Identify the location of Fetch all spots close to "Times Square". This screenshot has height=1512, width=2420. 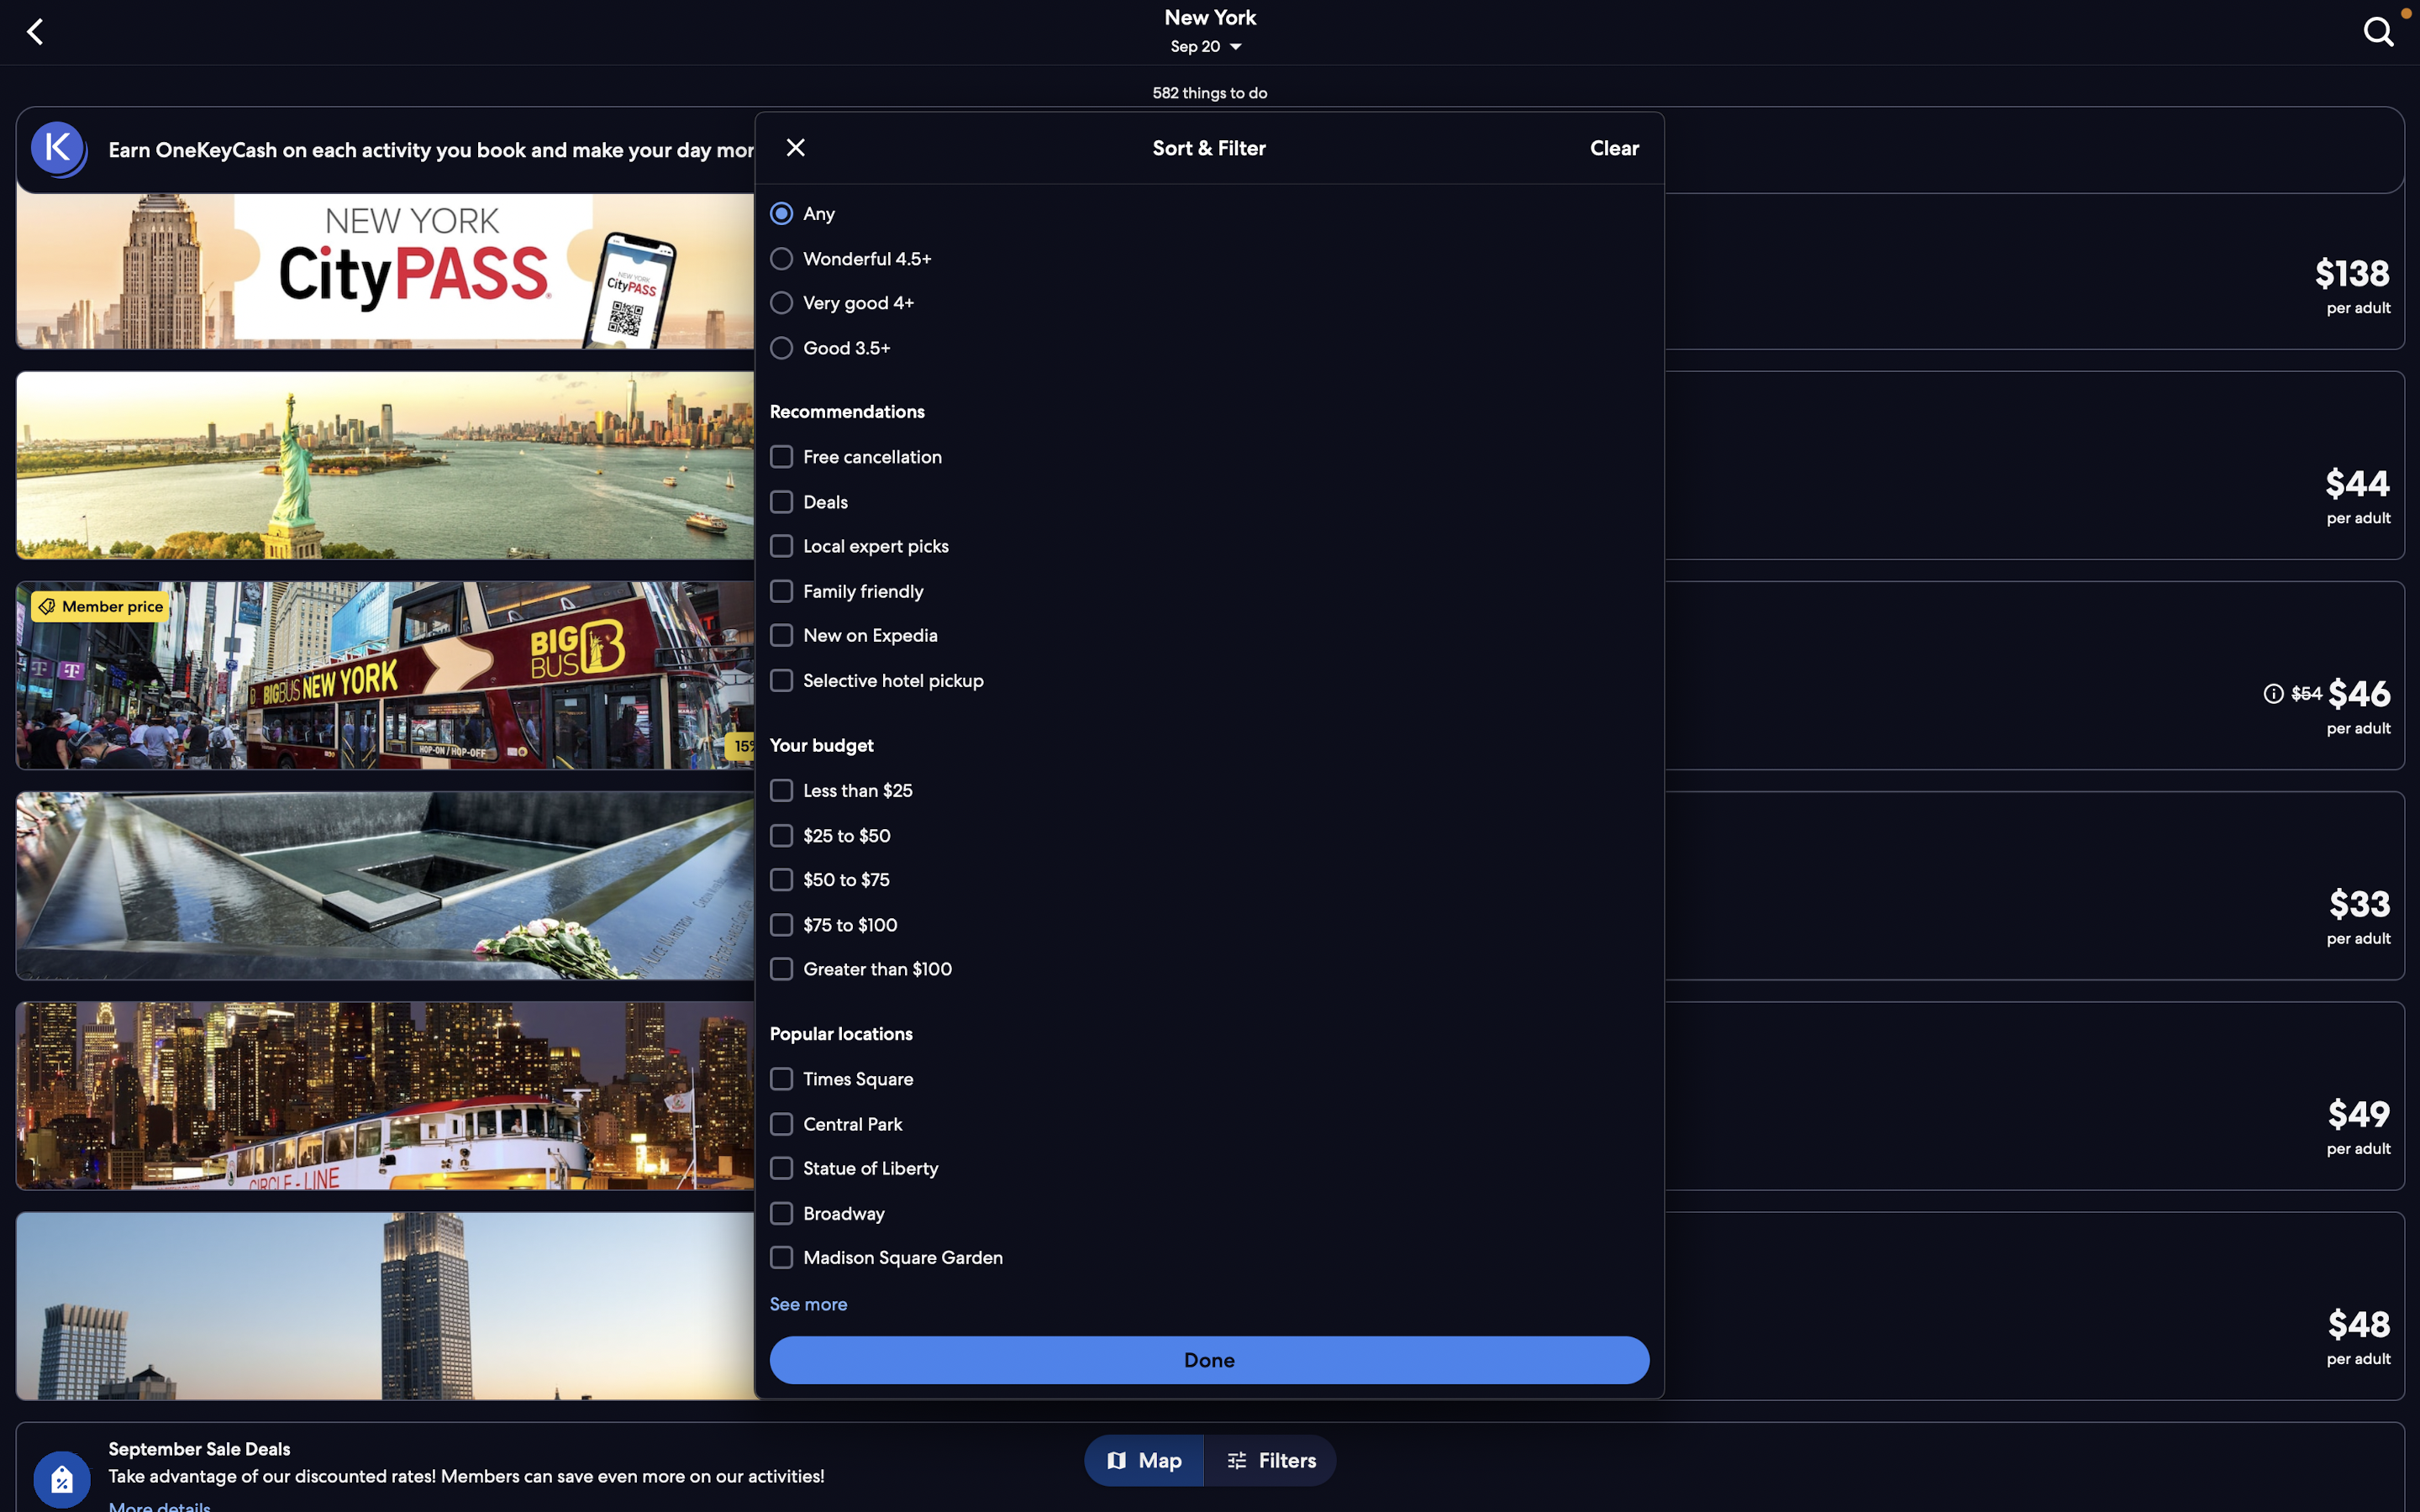
(1212, 1079).